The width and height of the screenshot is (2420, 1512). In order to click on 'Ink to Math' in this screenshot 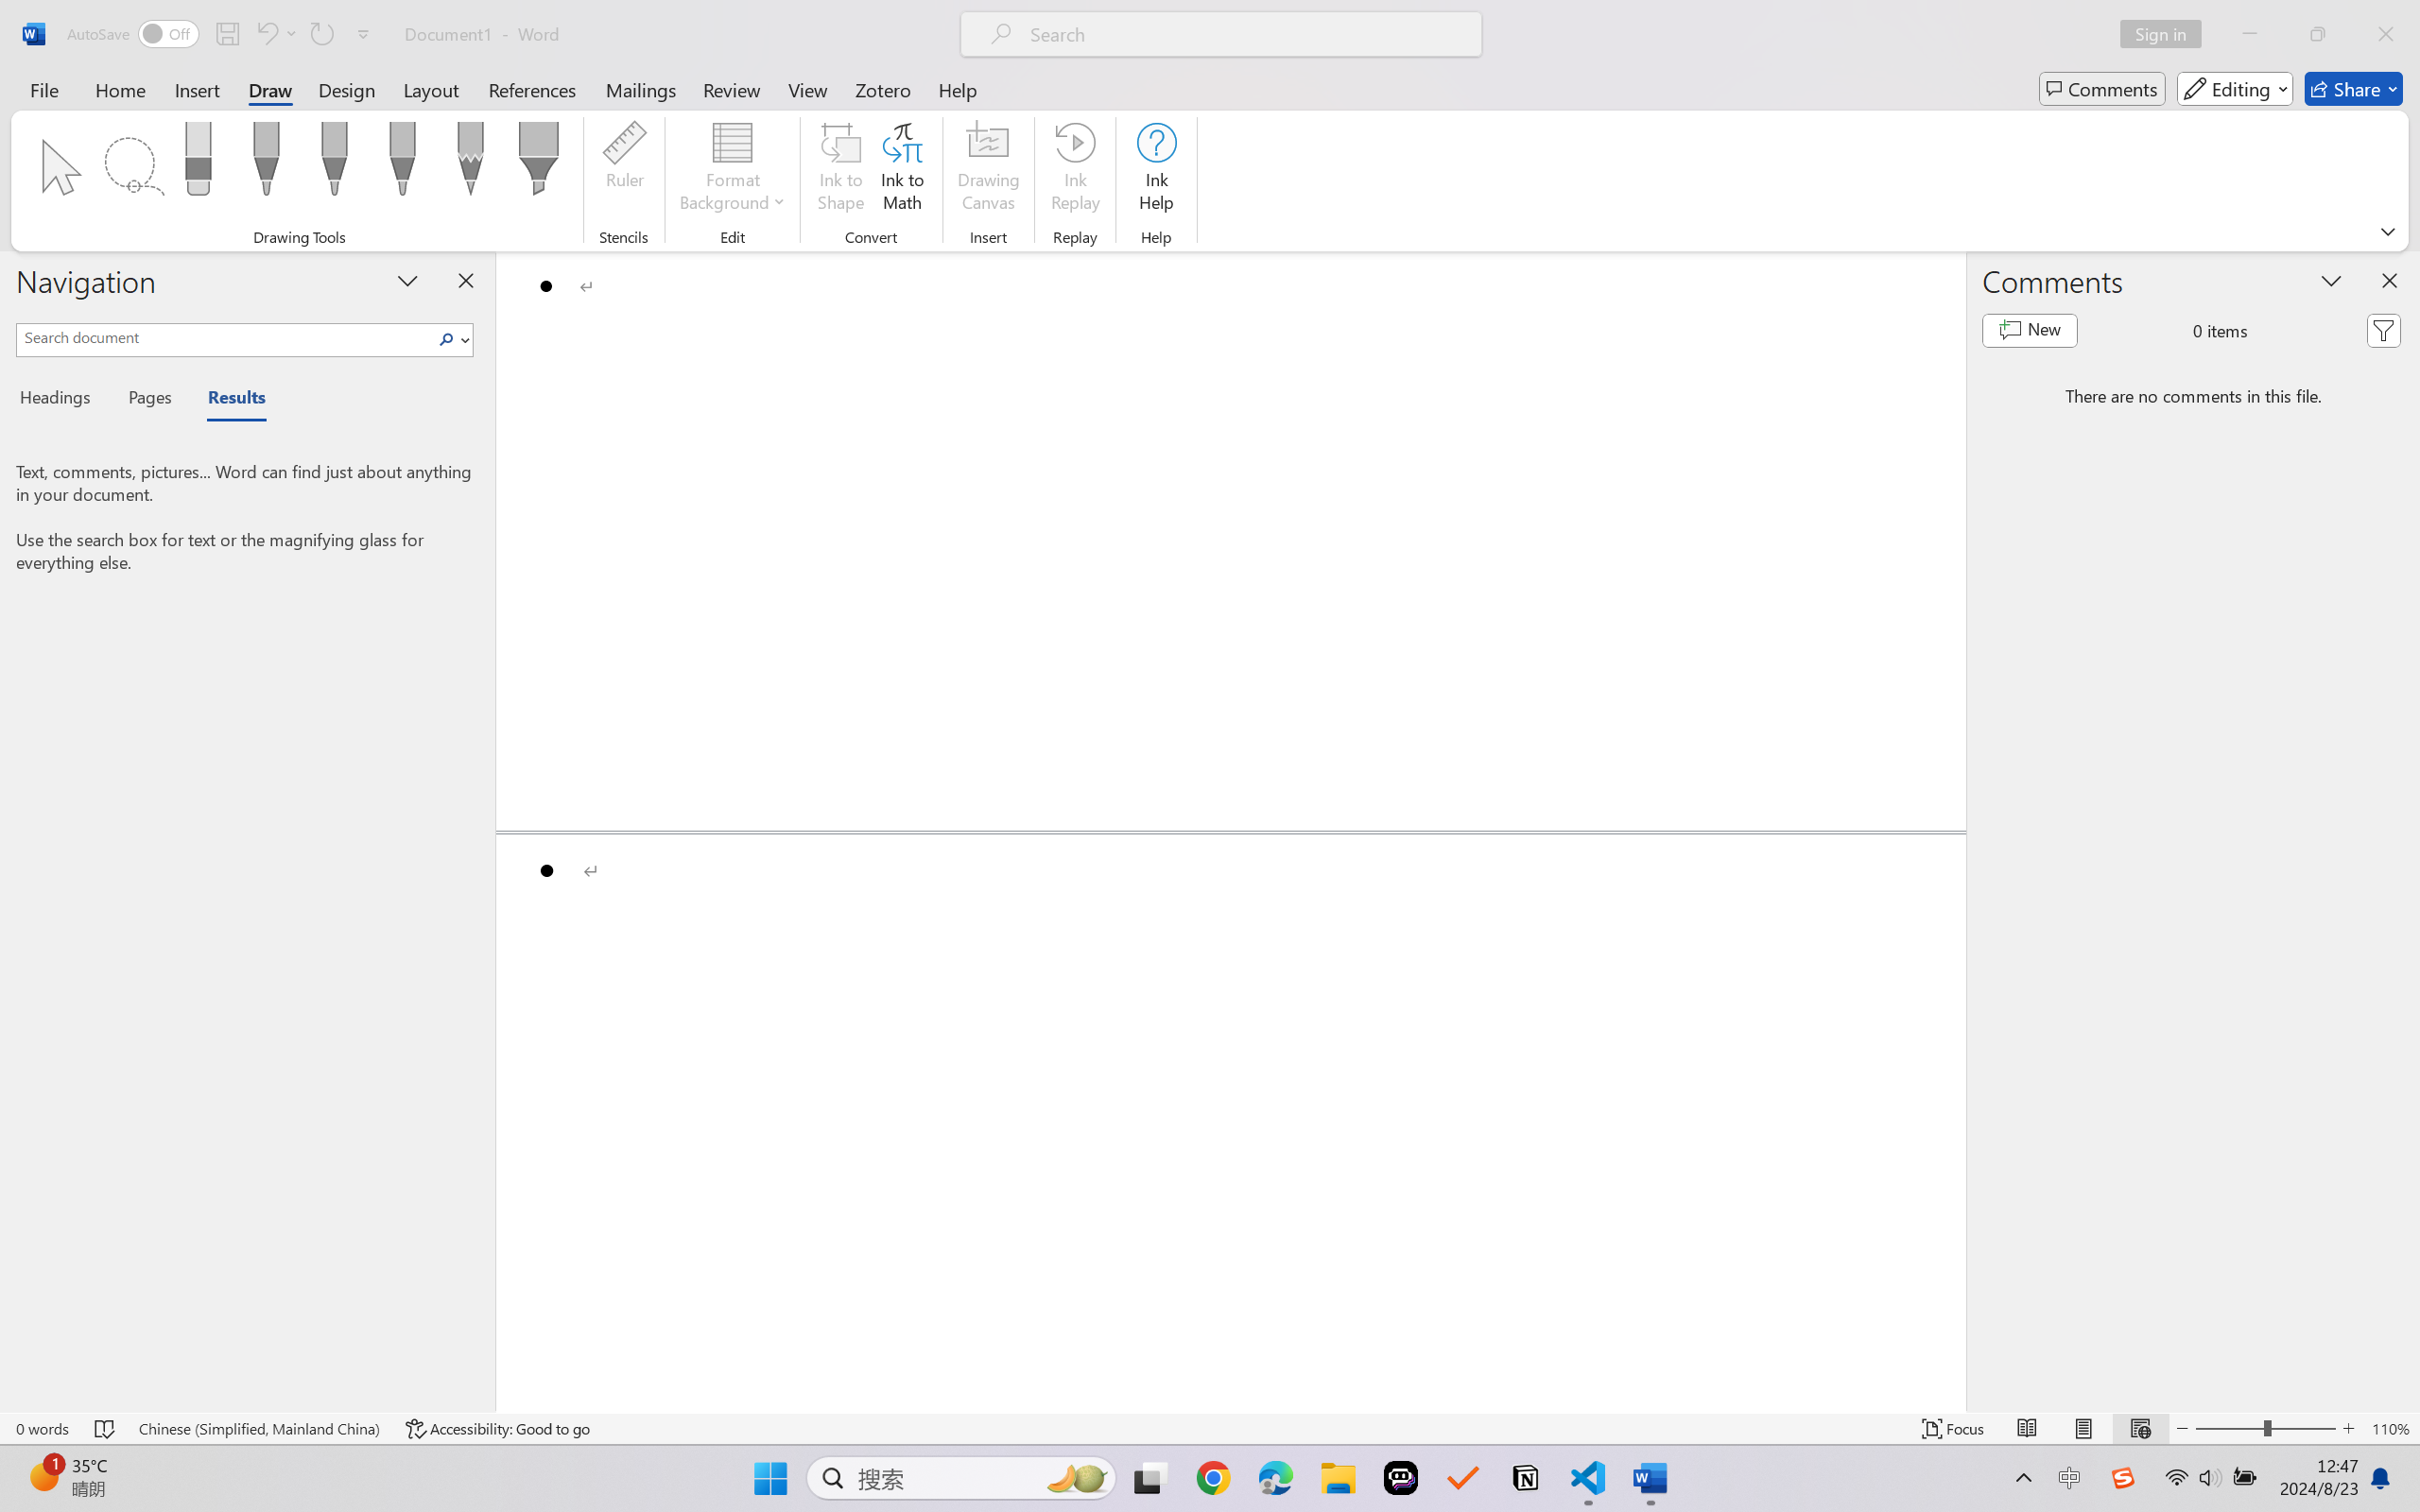, I will do `click(902, 170)`.